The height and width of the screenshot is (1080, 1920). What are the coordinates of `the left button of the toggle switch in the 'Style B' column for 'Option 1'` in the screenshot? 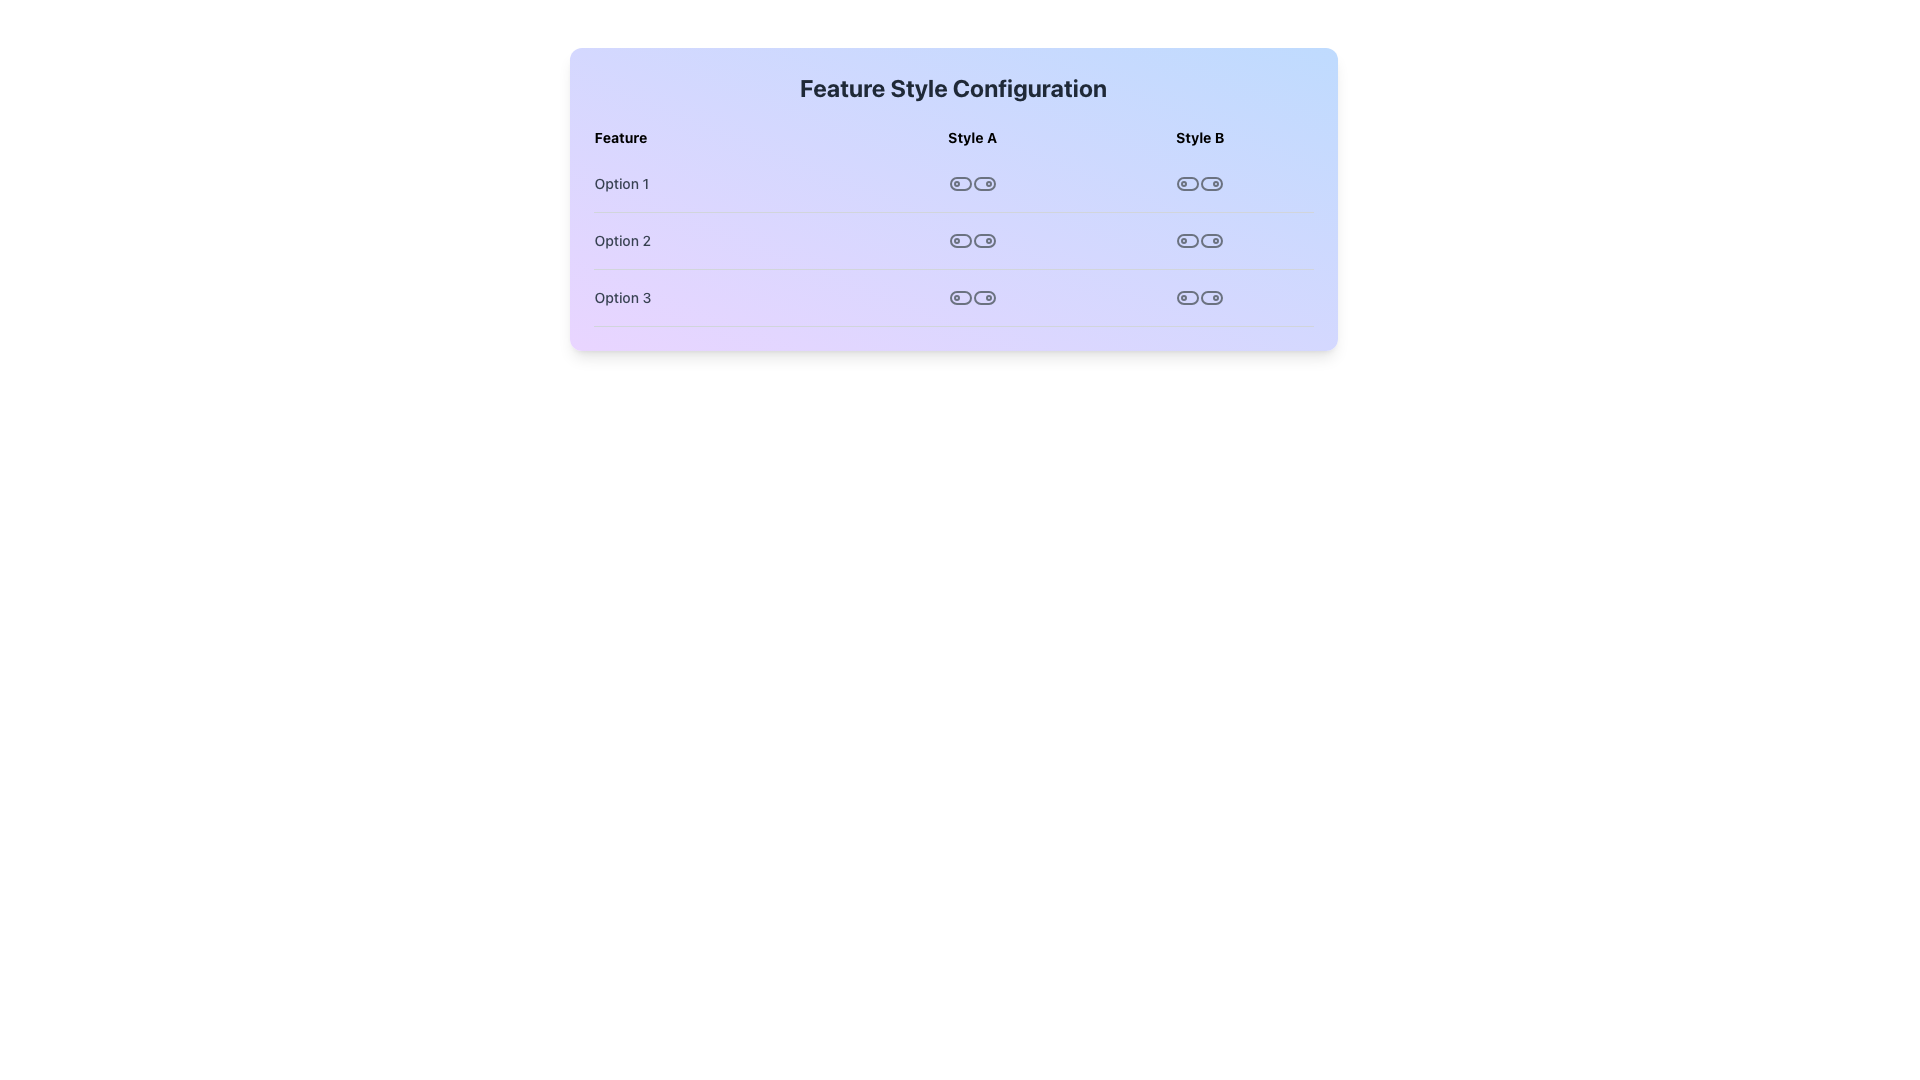 It's located at (1200, 184).